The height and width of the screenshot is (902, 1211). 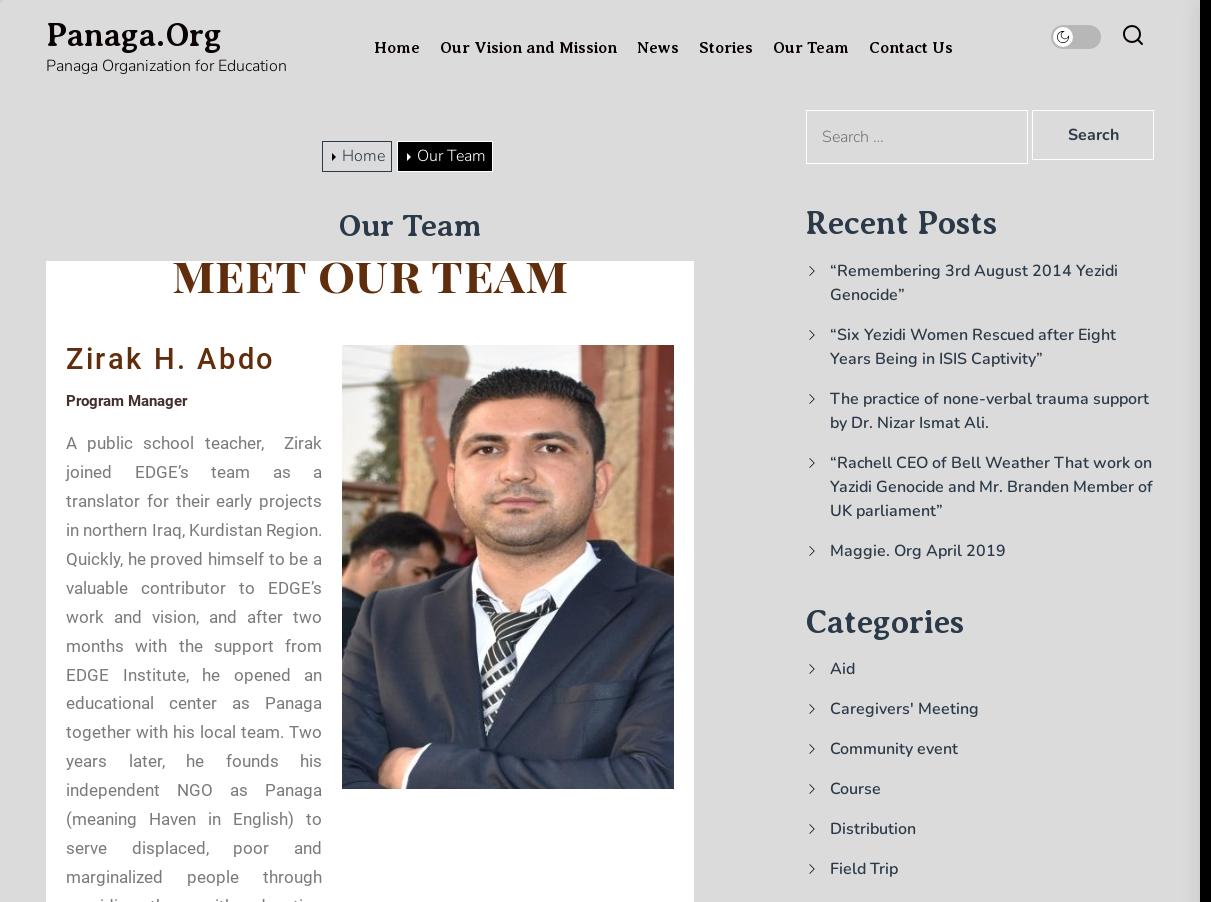 What do you see at coordinates (193, 630) in the screenshot?
I see `'A public school teacher,  Zirak joined EDGE’s team as a translator for their early projects in northern Iraq, Kurdistan Region. Quickly, he proved himself to be a valuable contributor to EDGE’s work and vision, and after two months with the support from EDGE Institute, he opened an educational center as Panaga together with his local team. Two years later, he founds his independent NGO as Panaga (meaning Haven in English) to'` at bounding box center [193, 630].